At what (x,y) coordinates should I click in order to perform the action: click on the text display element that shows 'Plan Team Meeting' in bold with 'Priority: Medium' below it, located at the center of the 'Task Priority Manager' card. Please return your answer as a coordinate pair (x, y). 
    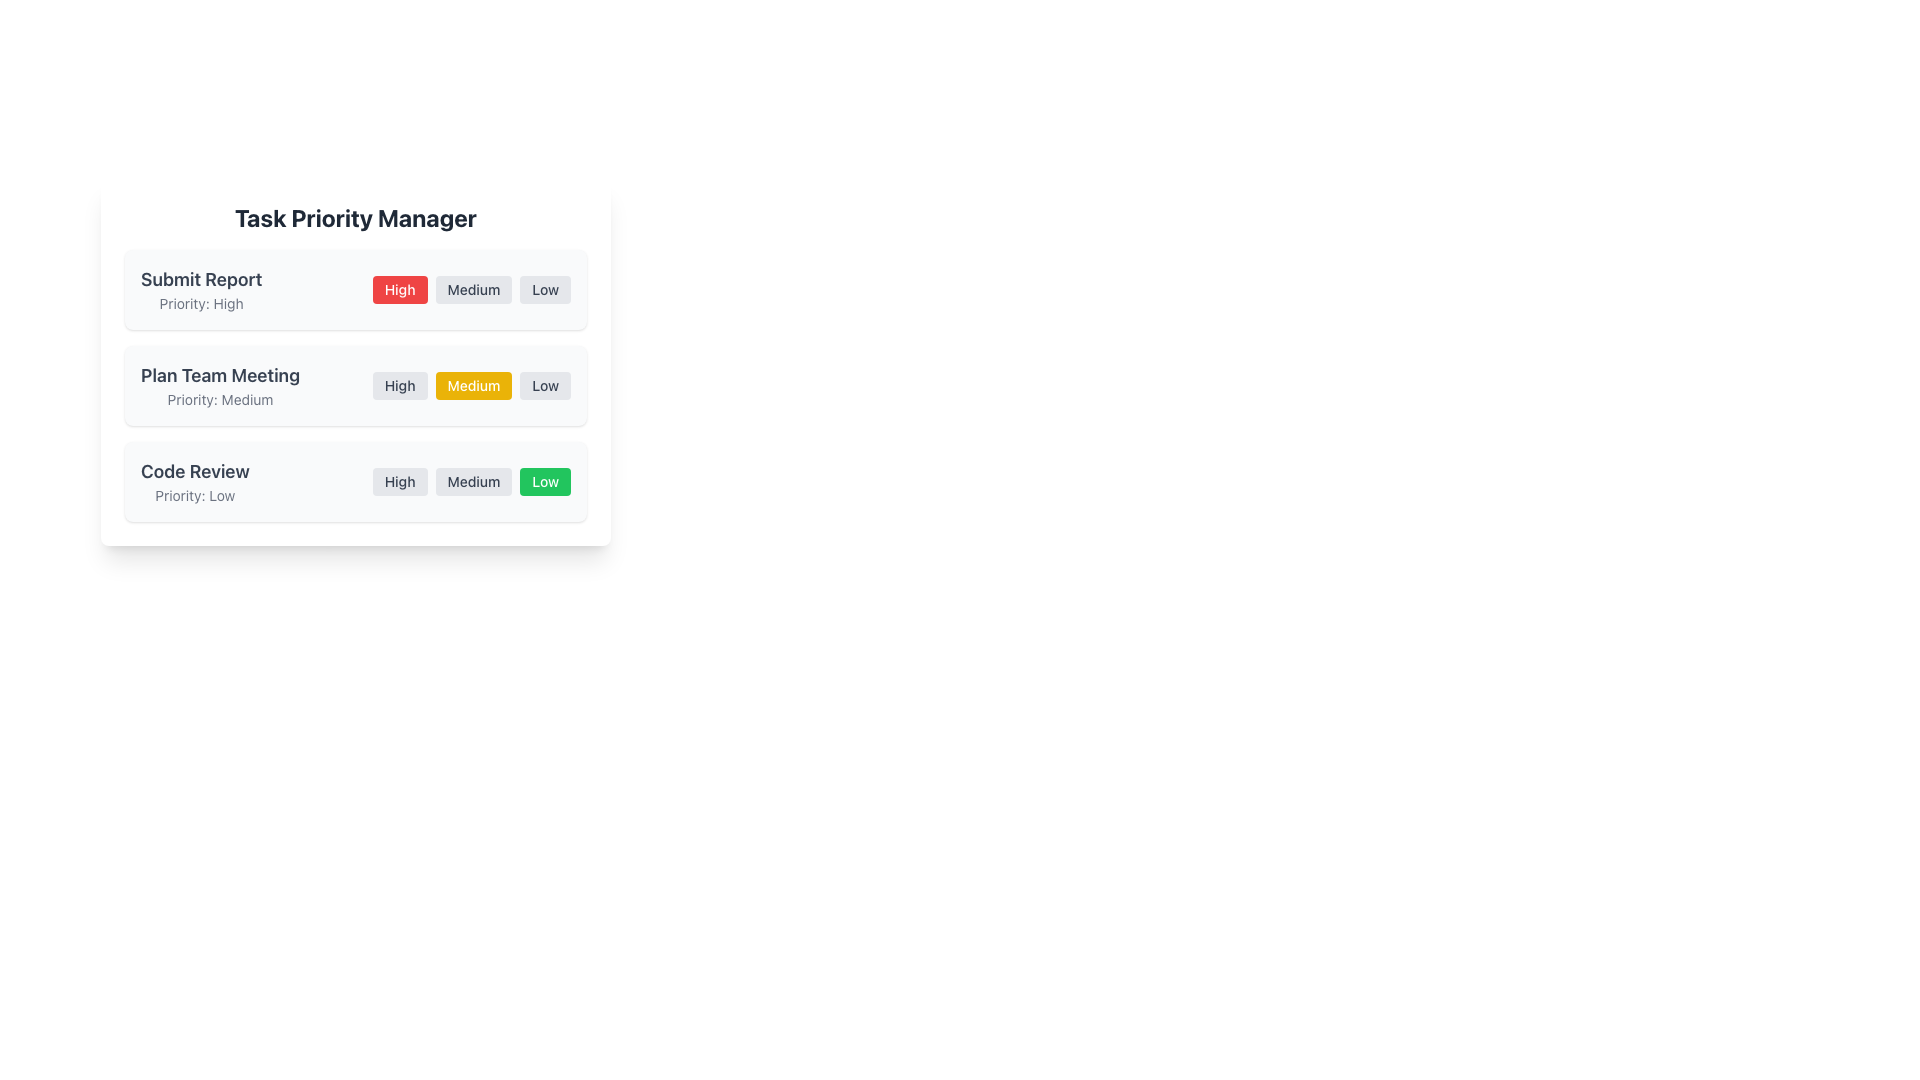
    Looking at the image, I should click on (220, 385).